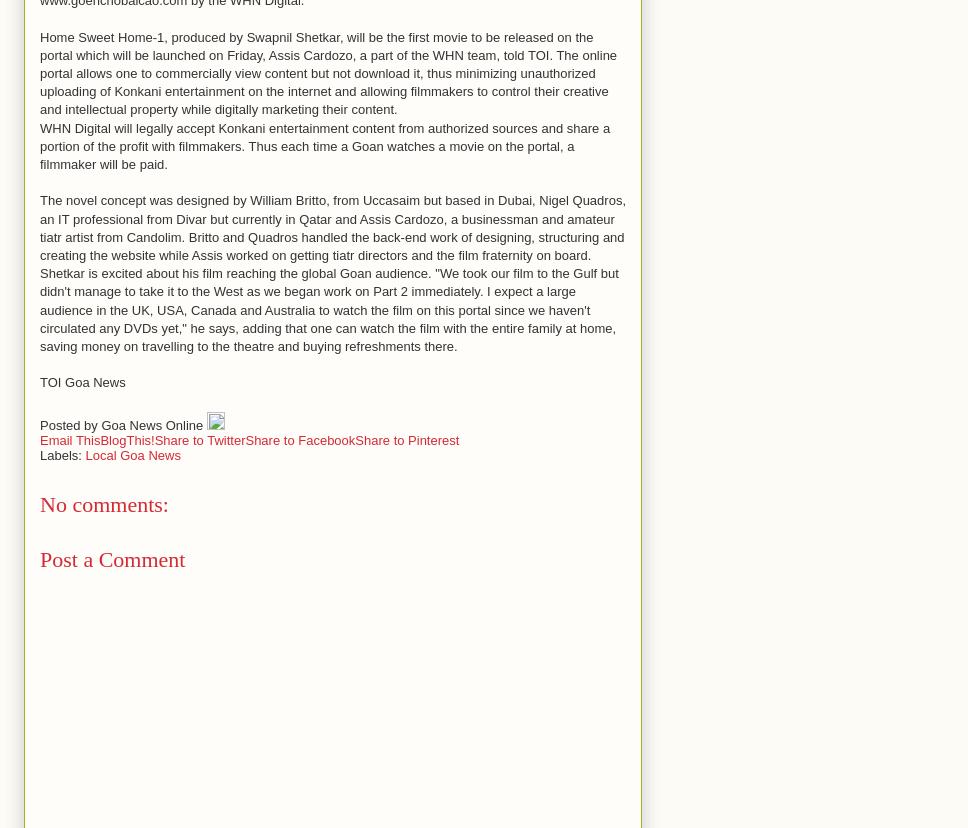 This screenshot has height=828, width=968. What do you see at coordinates (150, 424) in the screenshot?
I see `'Goa News Online'` at bounding box center [150, 424].